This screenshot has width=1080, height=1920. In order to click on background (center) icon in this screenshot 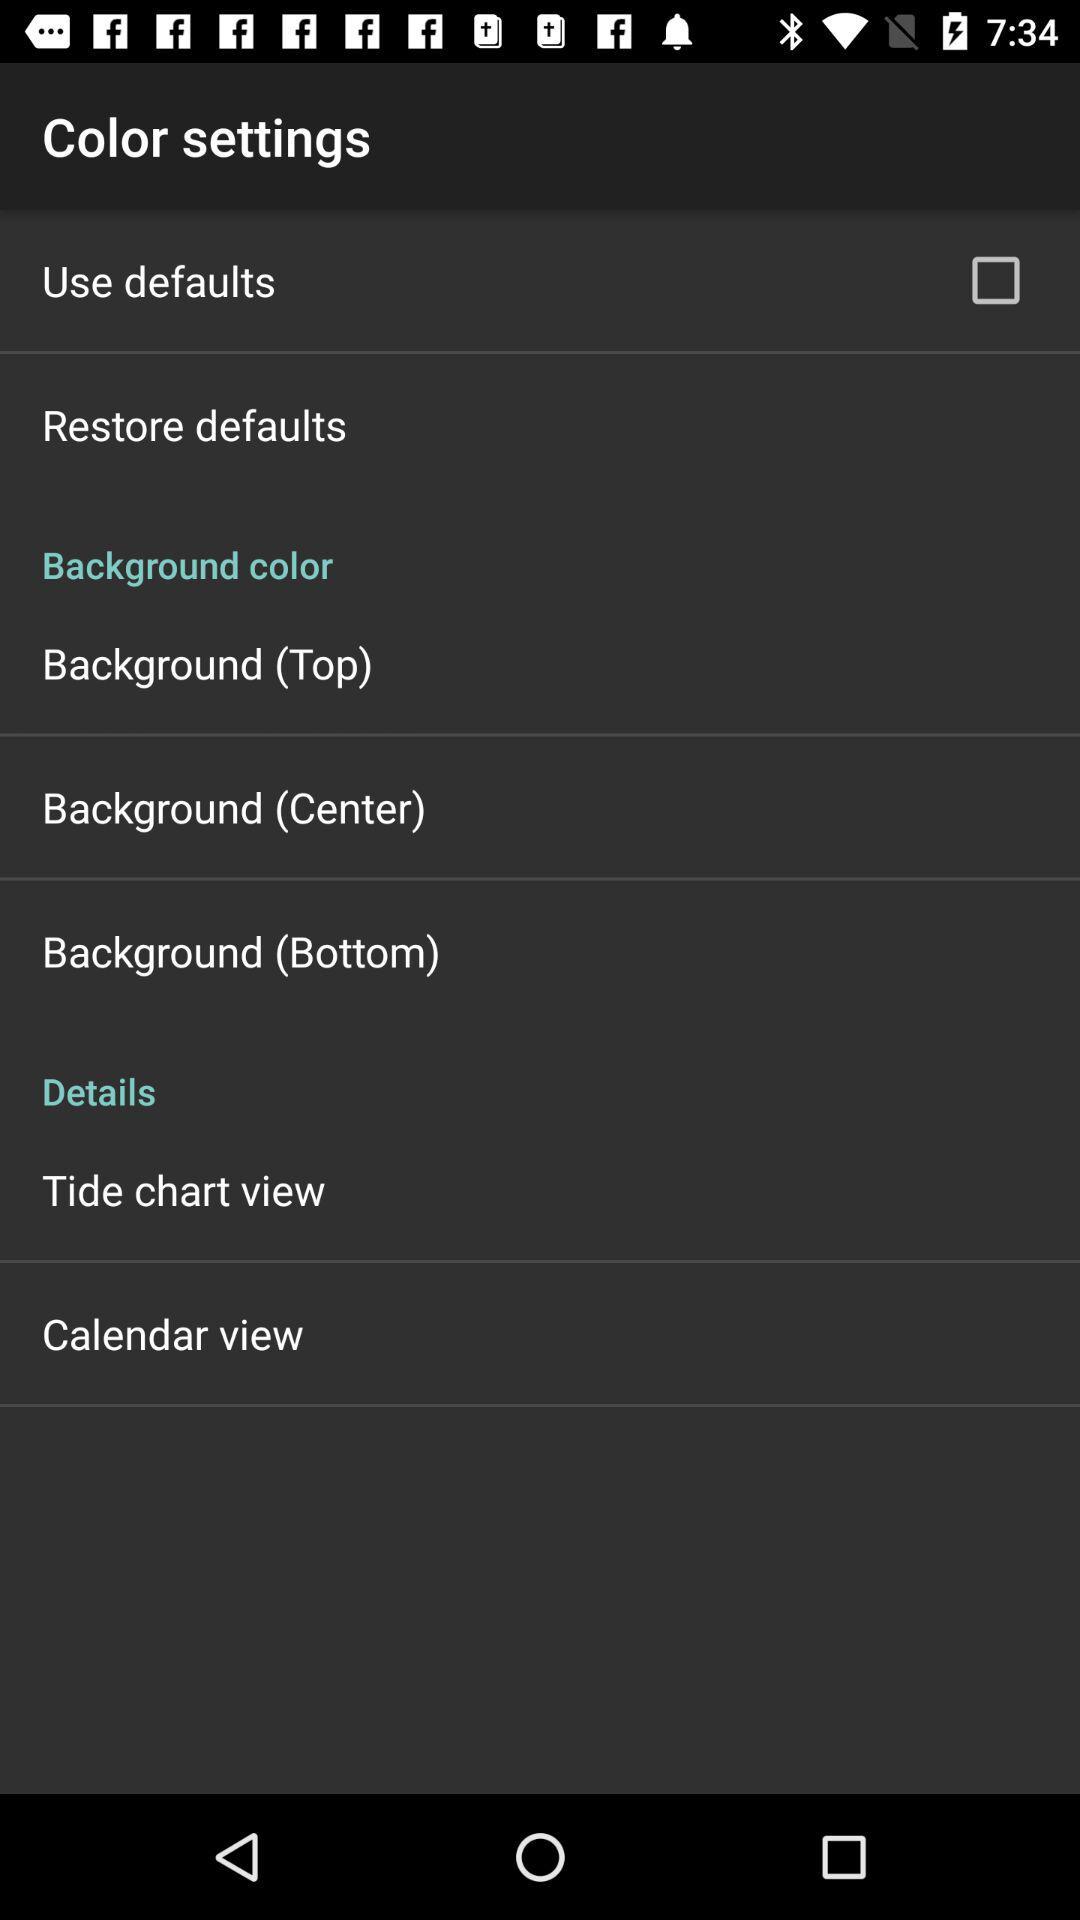, I will do `click(233, 806)`.